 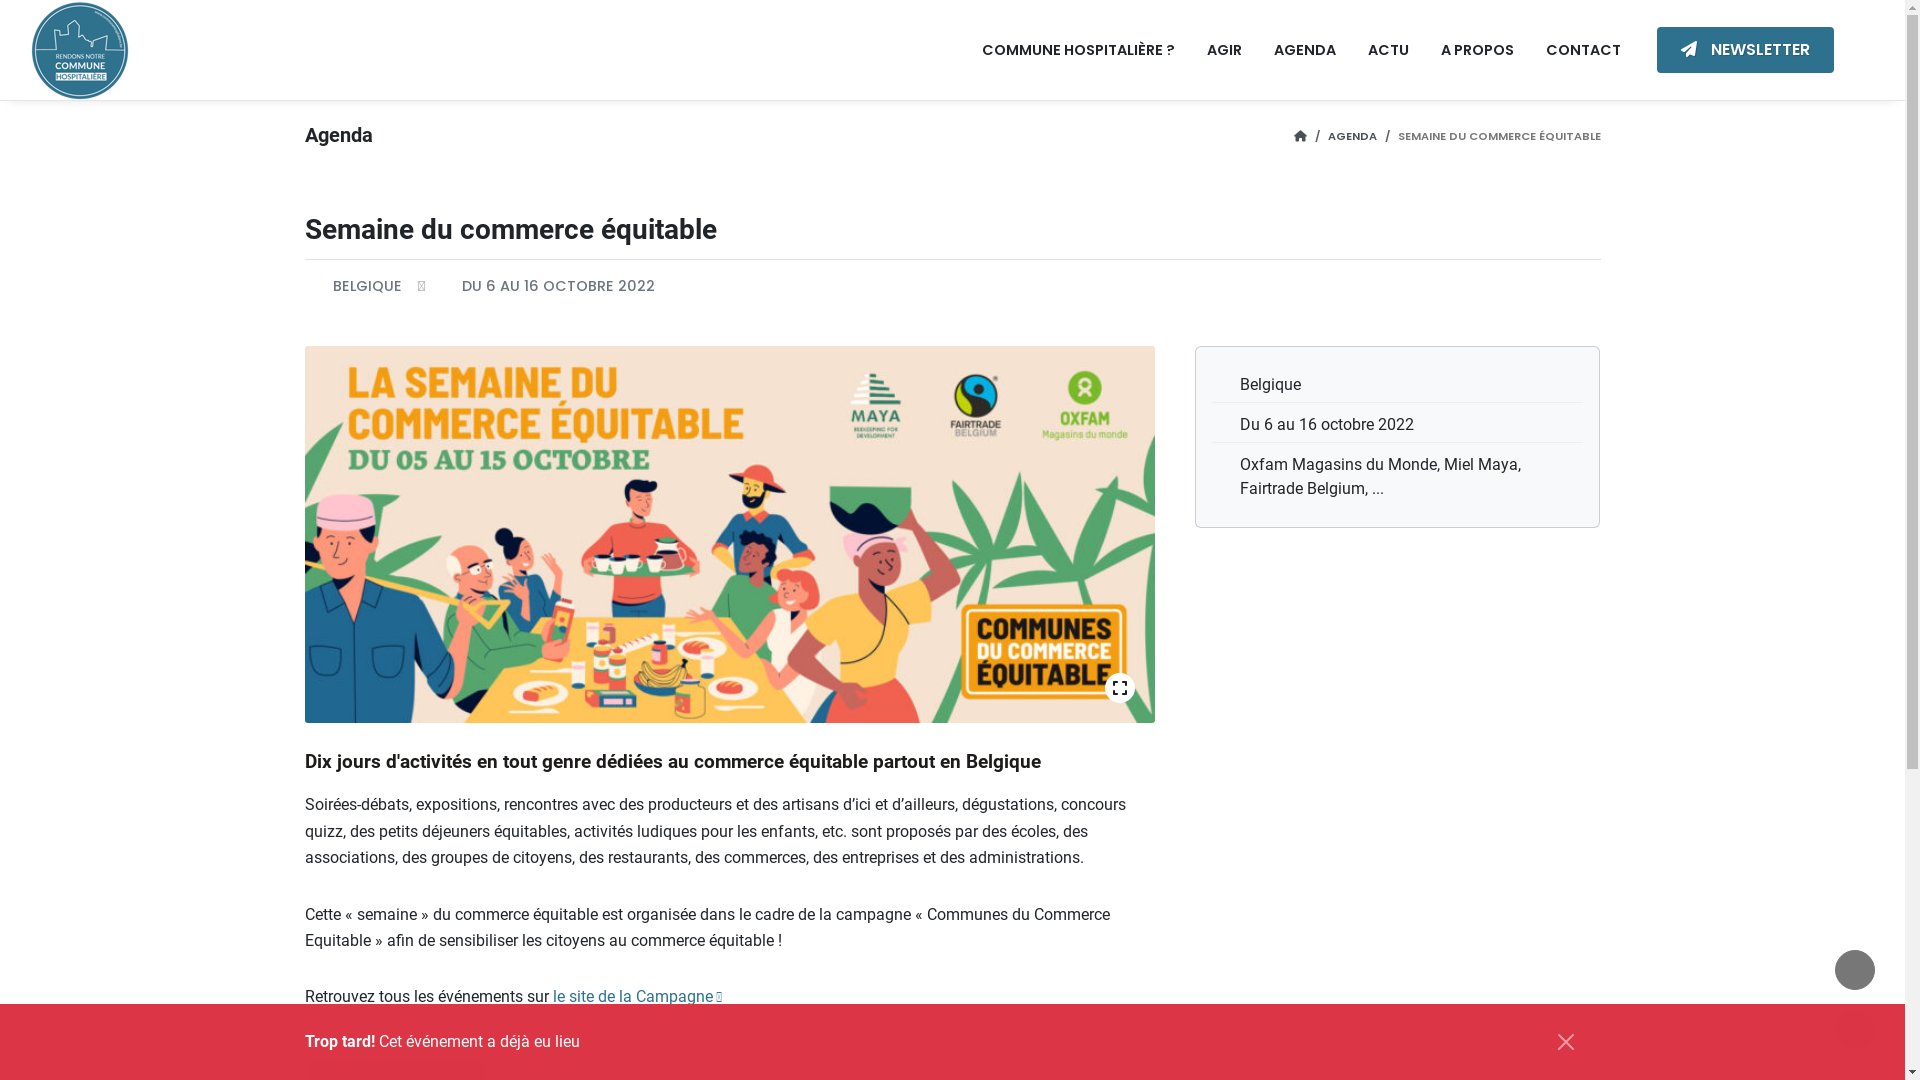 What do you see at coordinates (1305, 49) in the screenshot?
I see `'AGENDA'` at bounding box center [1305, 49].